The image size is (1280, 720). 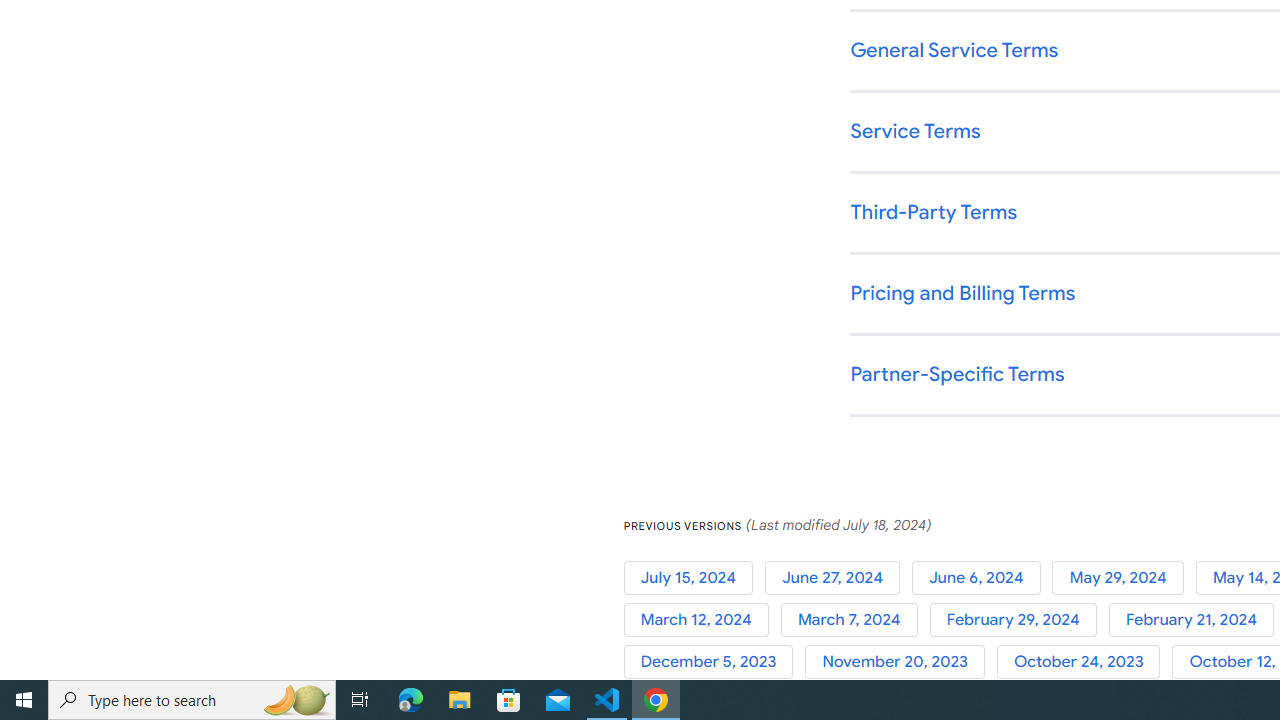 I want to click on 'June 27, 2024', so click(x=837, y=577).